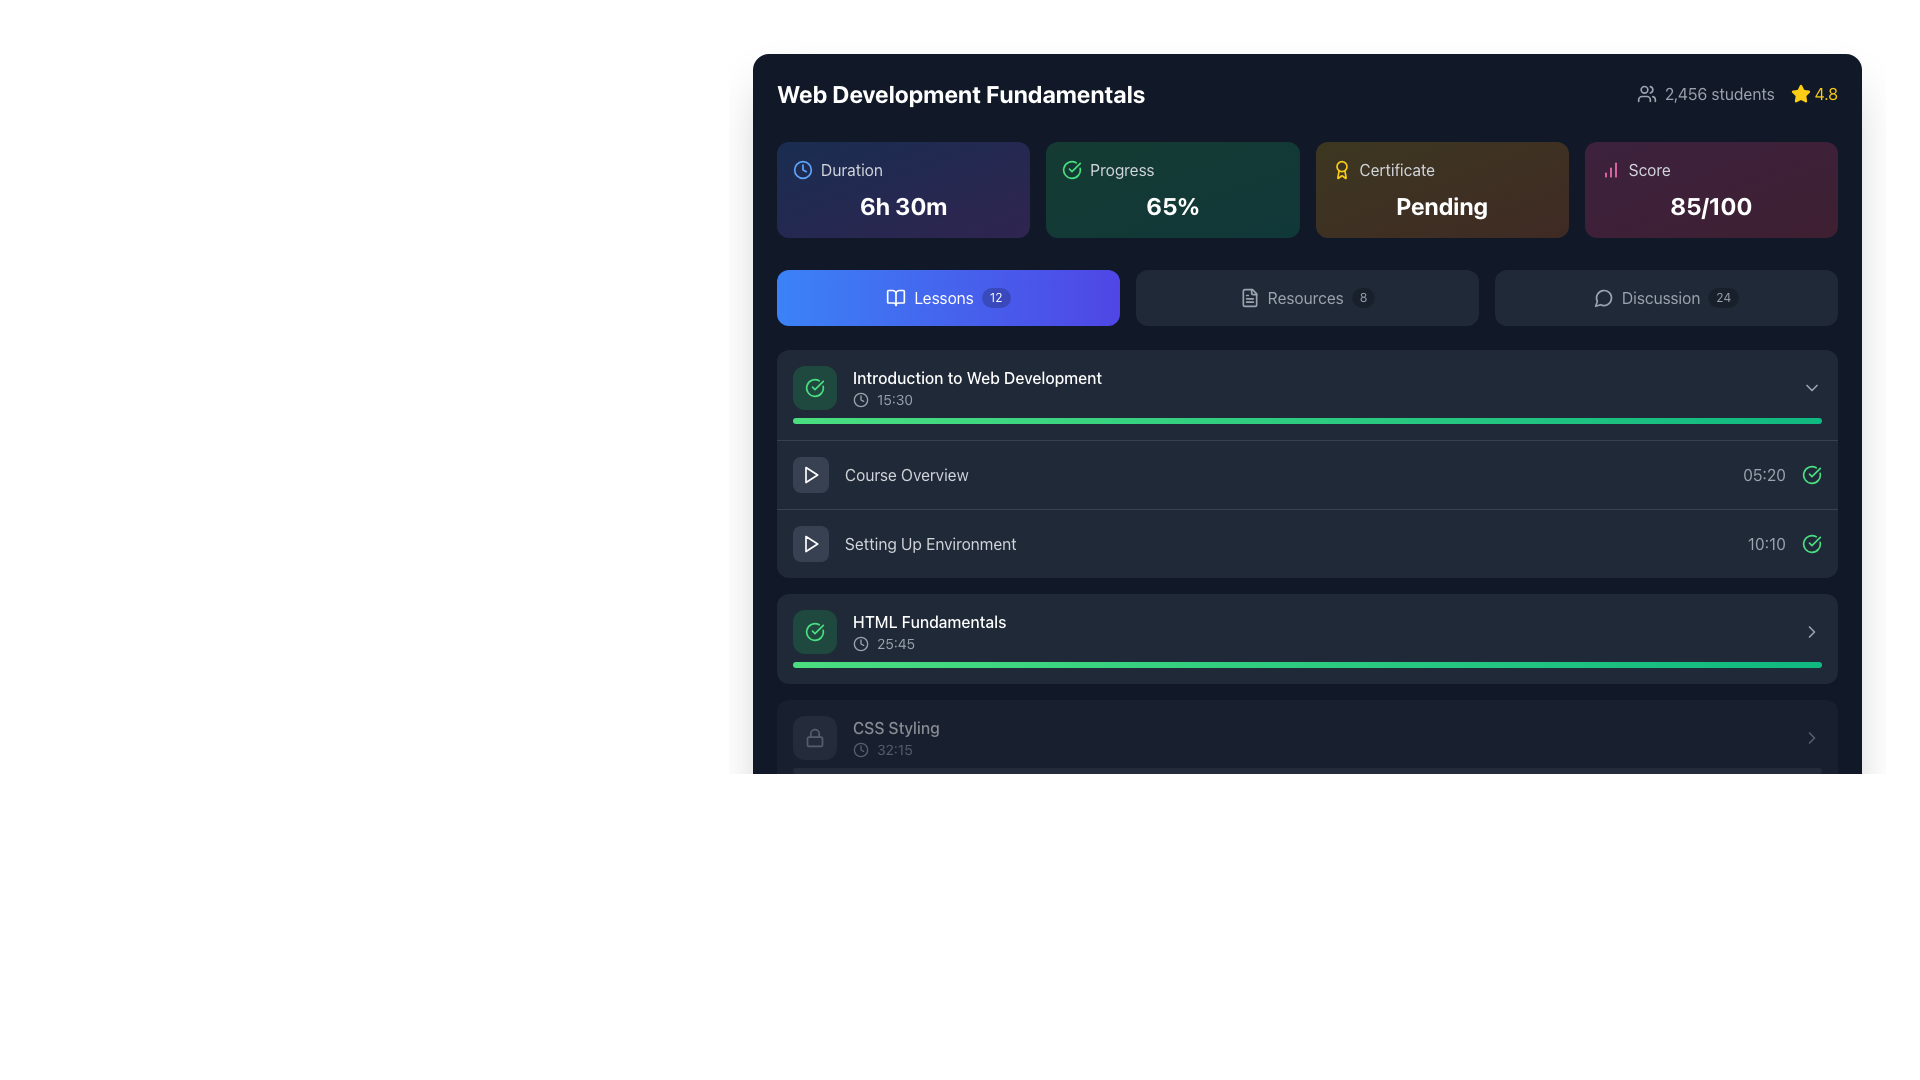 Image resolution: width=1920 pixels, height=1080 pixels. I want to click on the Informational card, which is a rectangular card with a gradient background from green to emerald, featuring a check icon and text indicating 'Progress' and '65%'. It is the second card from the left in a row of four cards at the top of the interface, so click(1172, 189).